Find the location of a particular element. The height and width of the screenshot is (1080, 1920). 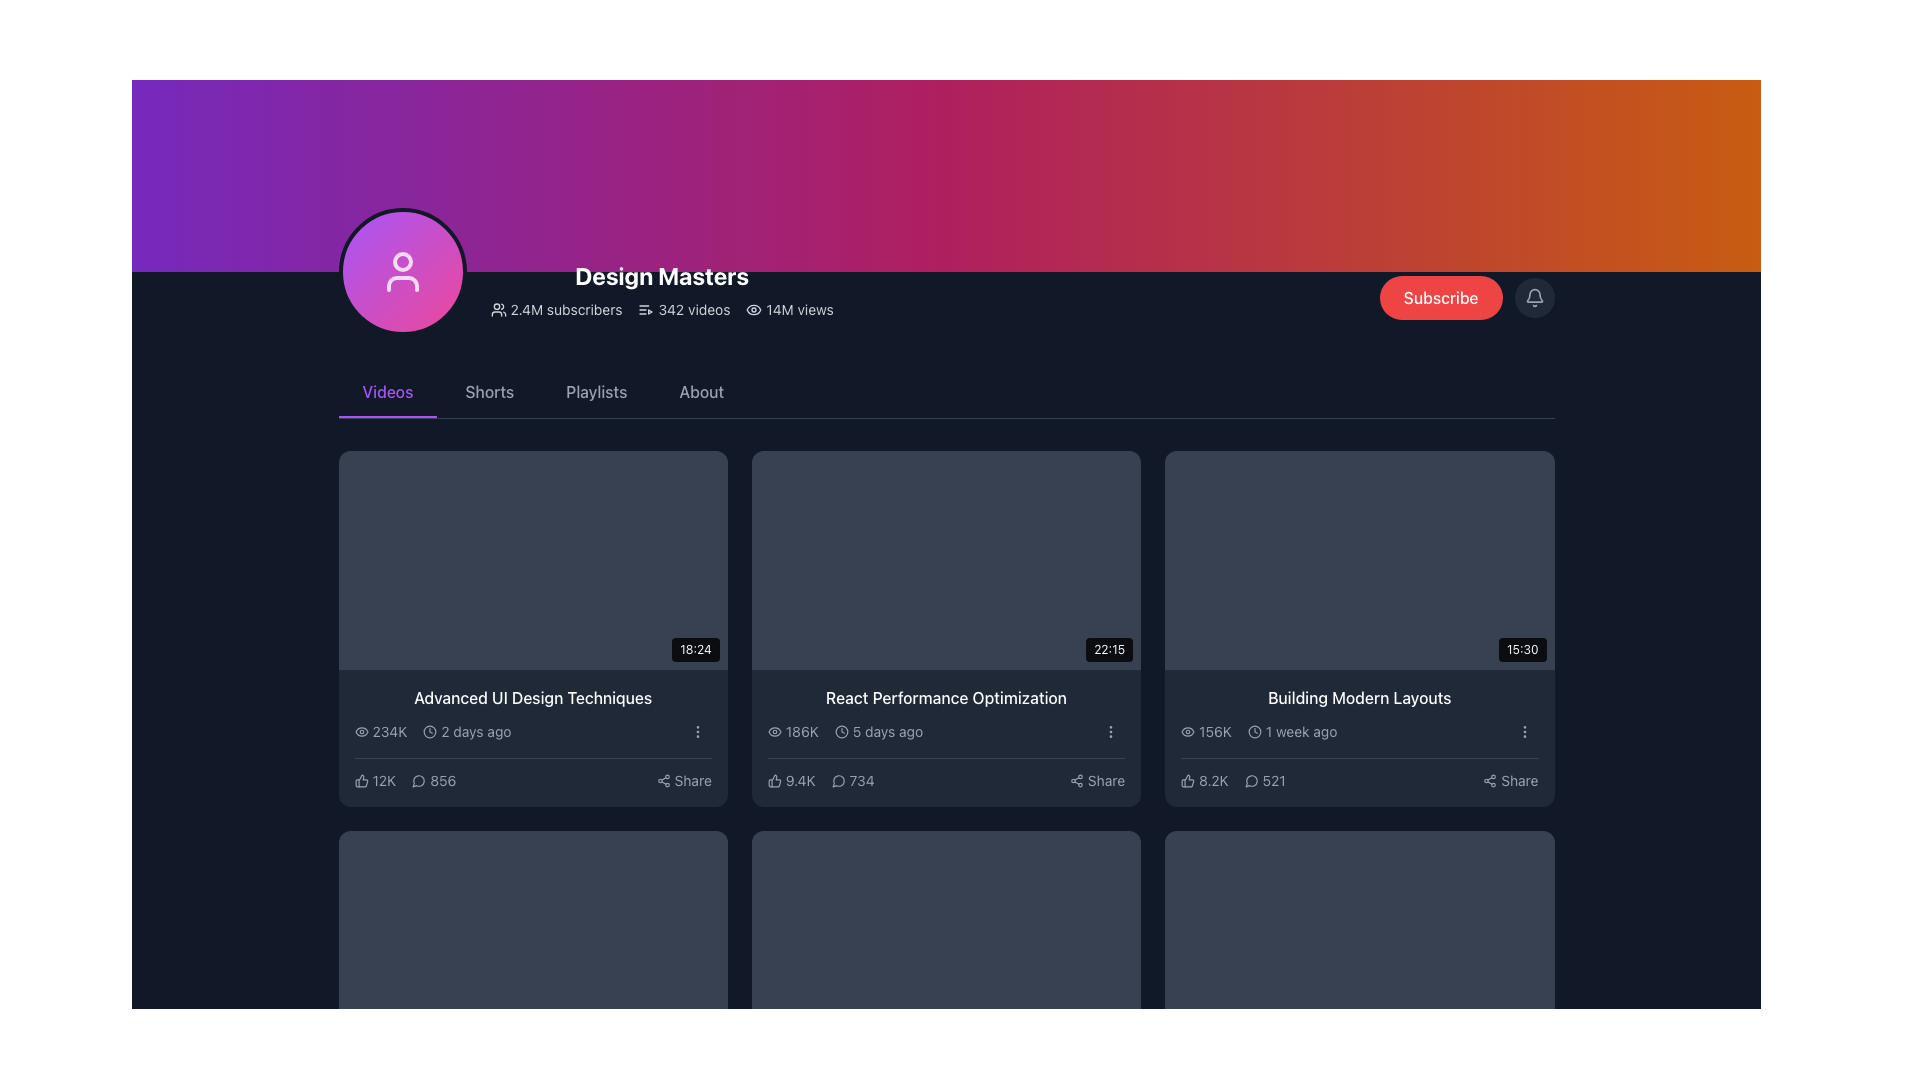

the SVG circle that represents the user profile or avatar icon, located at the top of the user profile graphic is located at coordinates (401, 261).